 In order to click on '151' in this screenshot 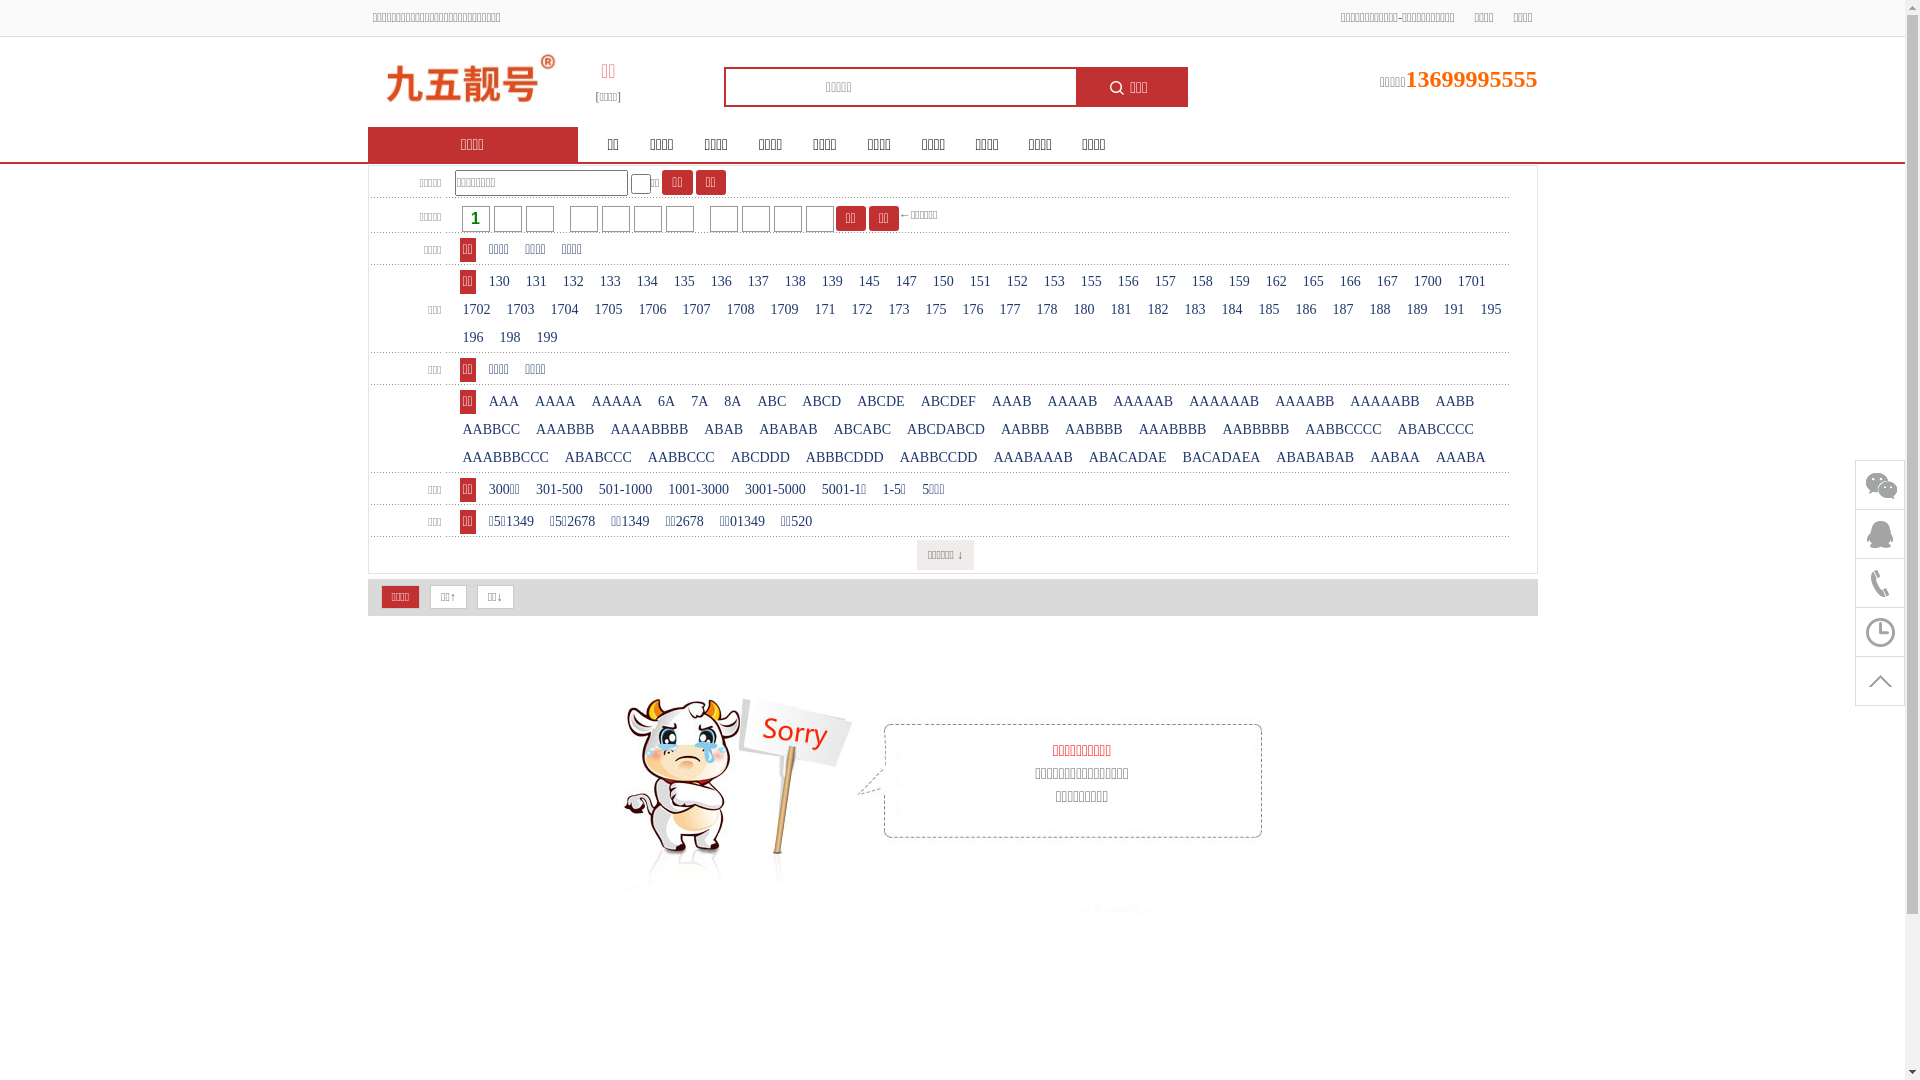, I will do `click(966, 281)`.